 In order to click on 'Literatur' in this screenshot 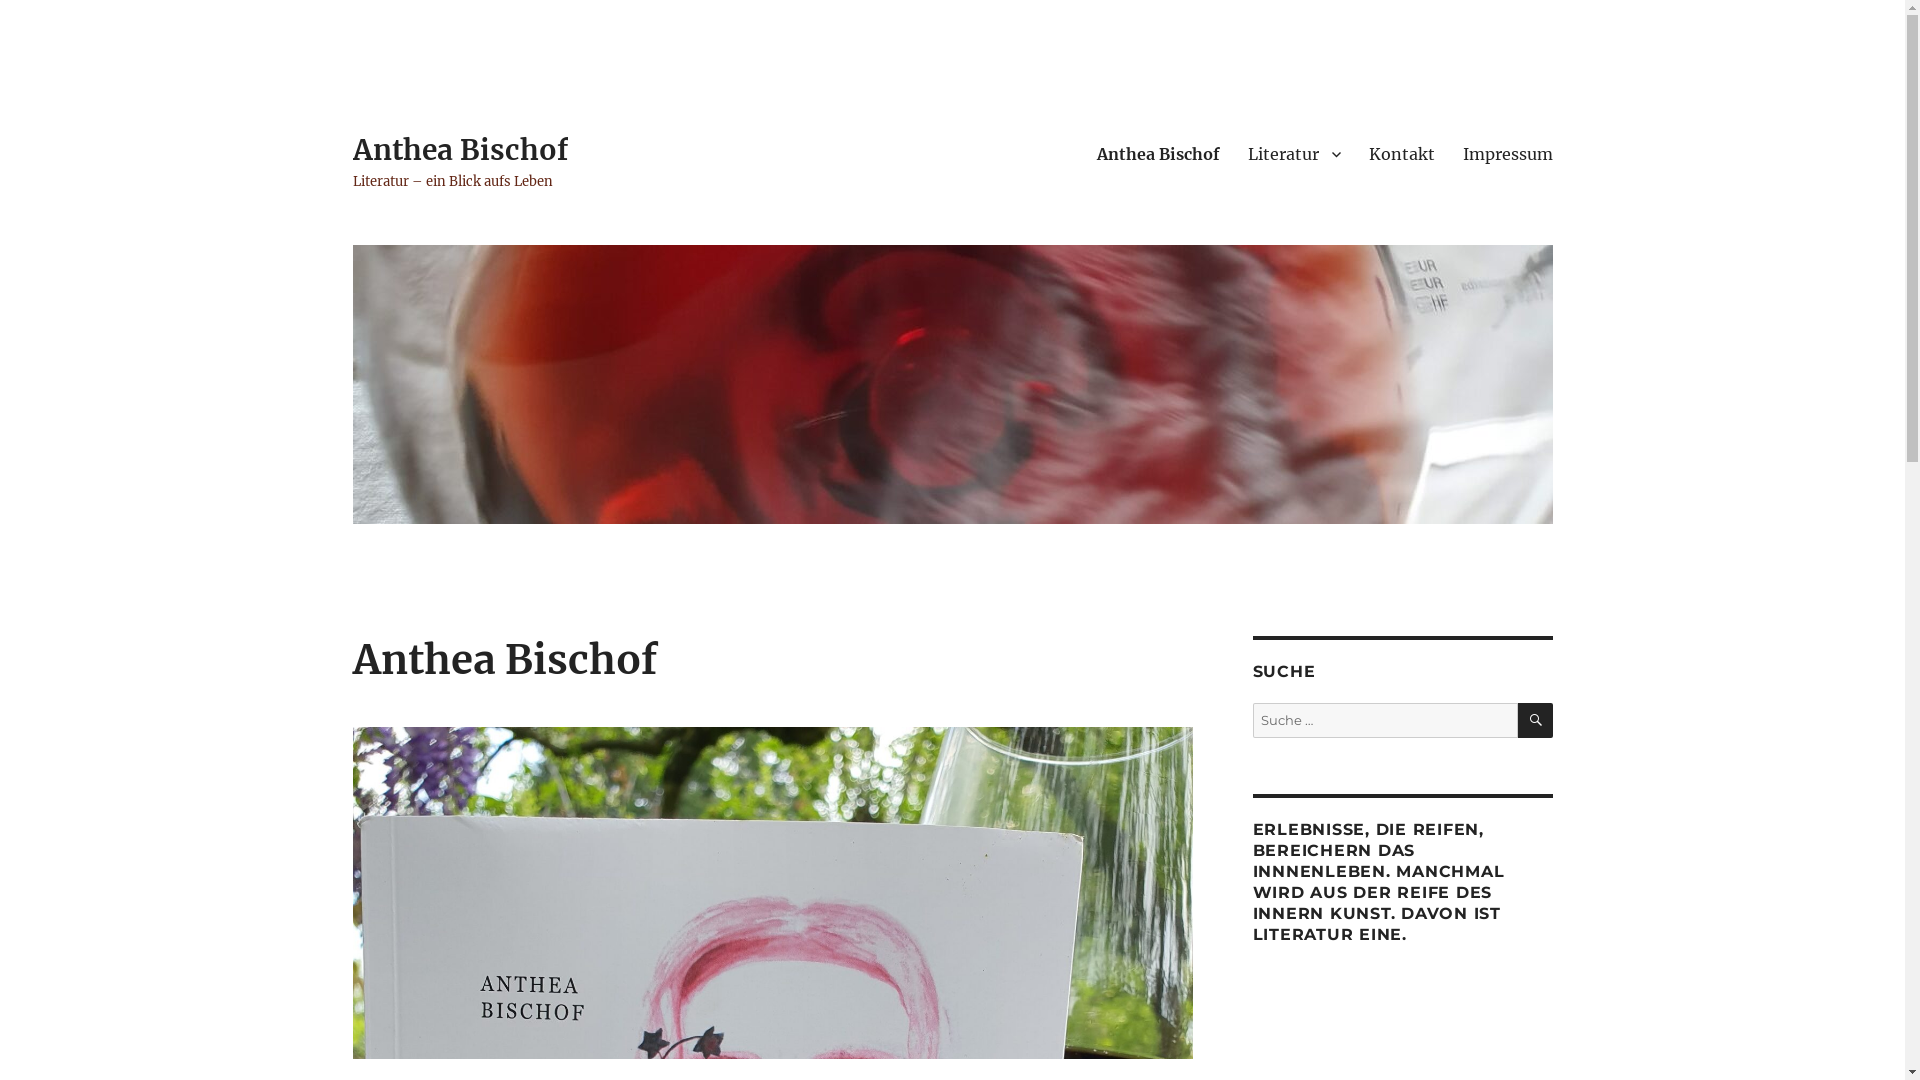, I will do `click(1294, 153)`.